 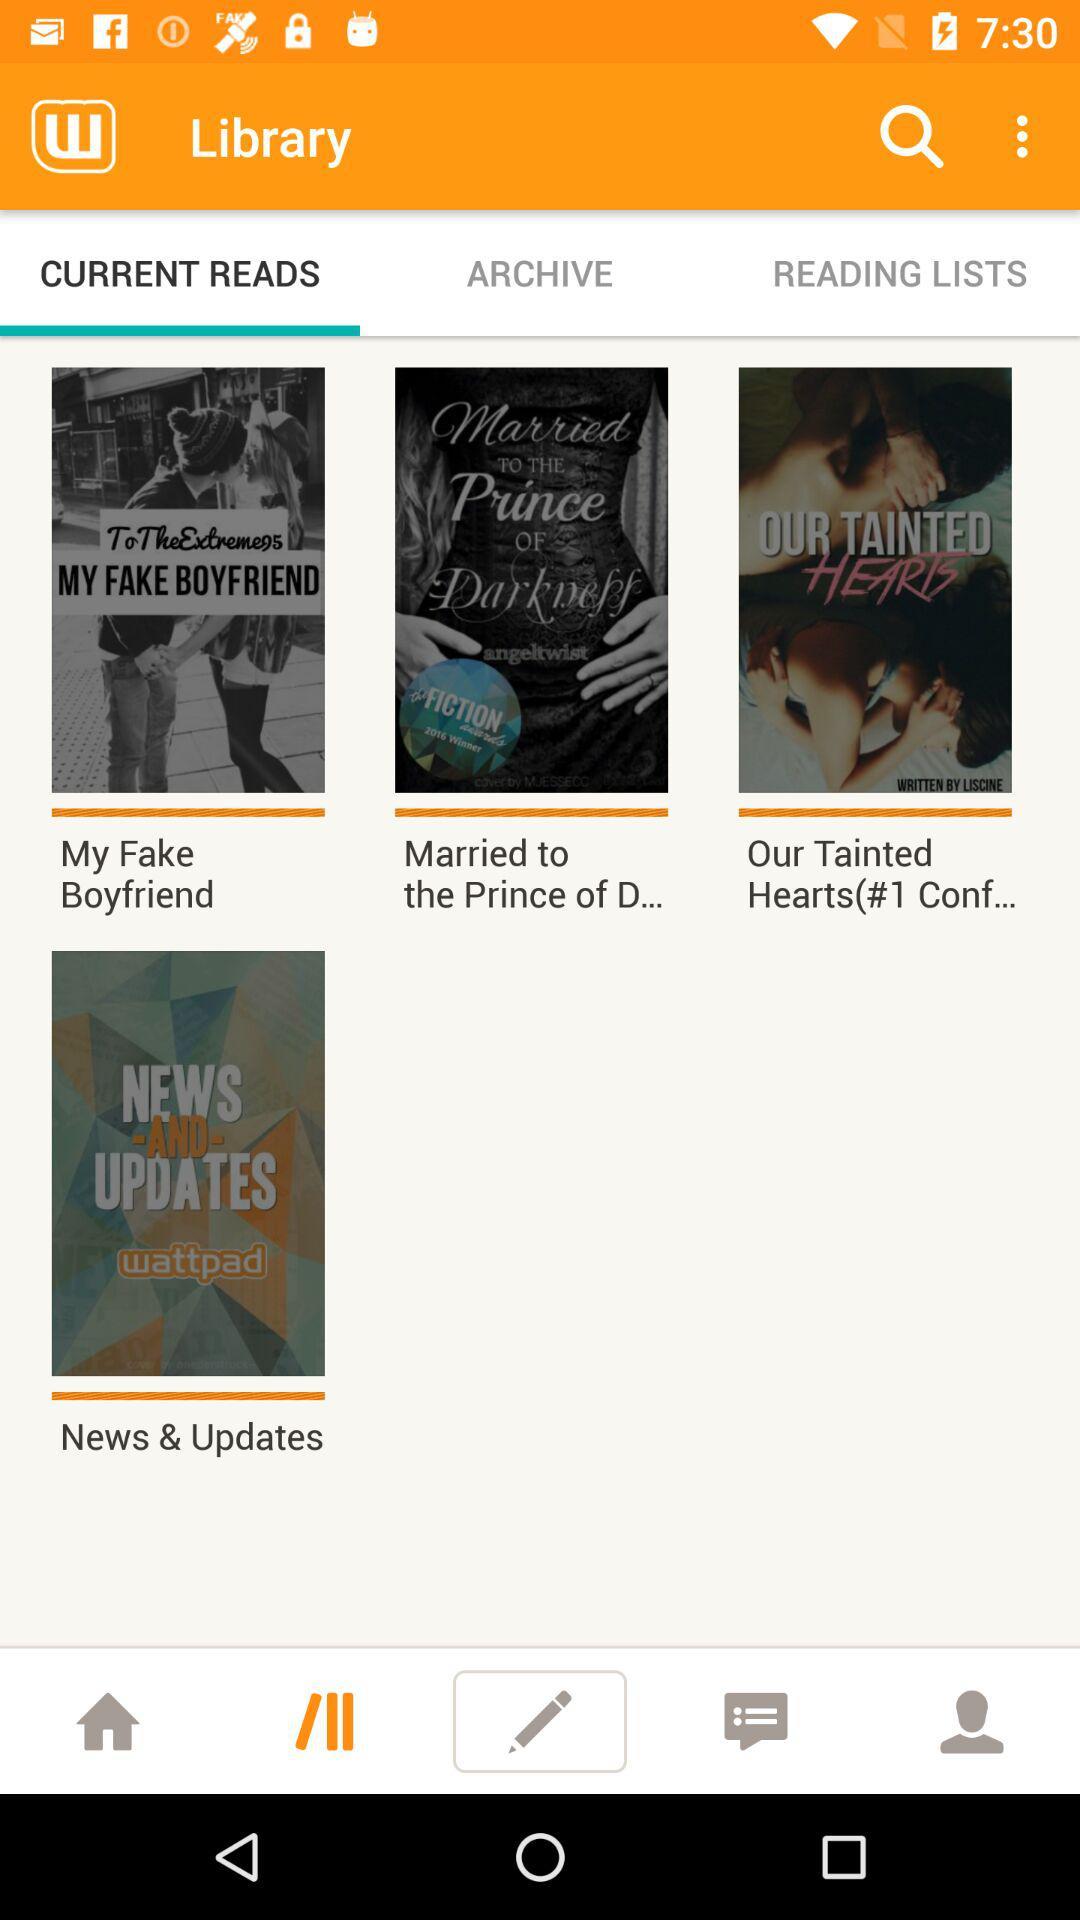 What do you see at coordinates (540, 272) in the screenshot?
I see `icon to the right of current reads icon` at bounding box center [540, 272].